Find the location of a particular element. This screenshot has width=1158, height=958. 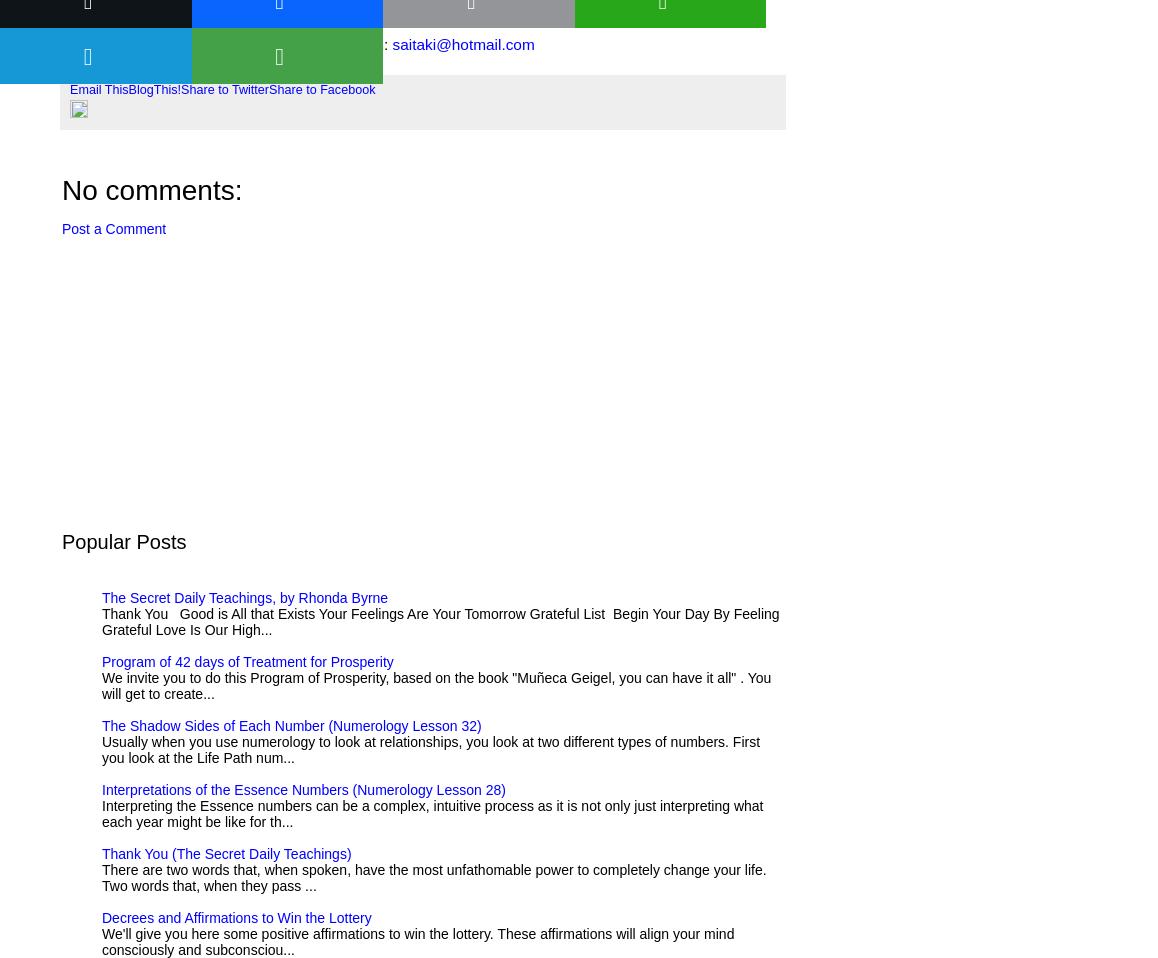

'No comments:' is located at coordinates (151, 189).